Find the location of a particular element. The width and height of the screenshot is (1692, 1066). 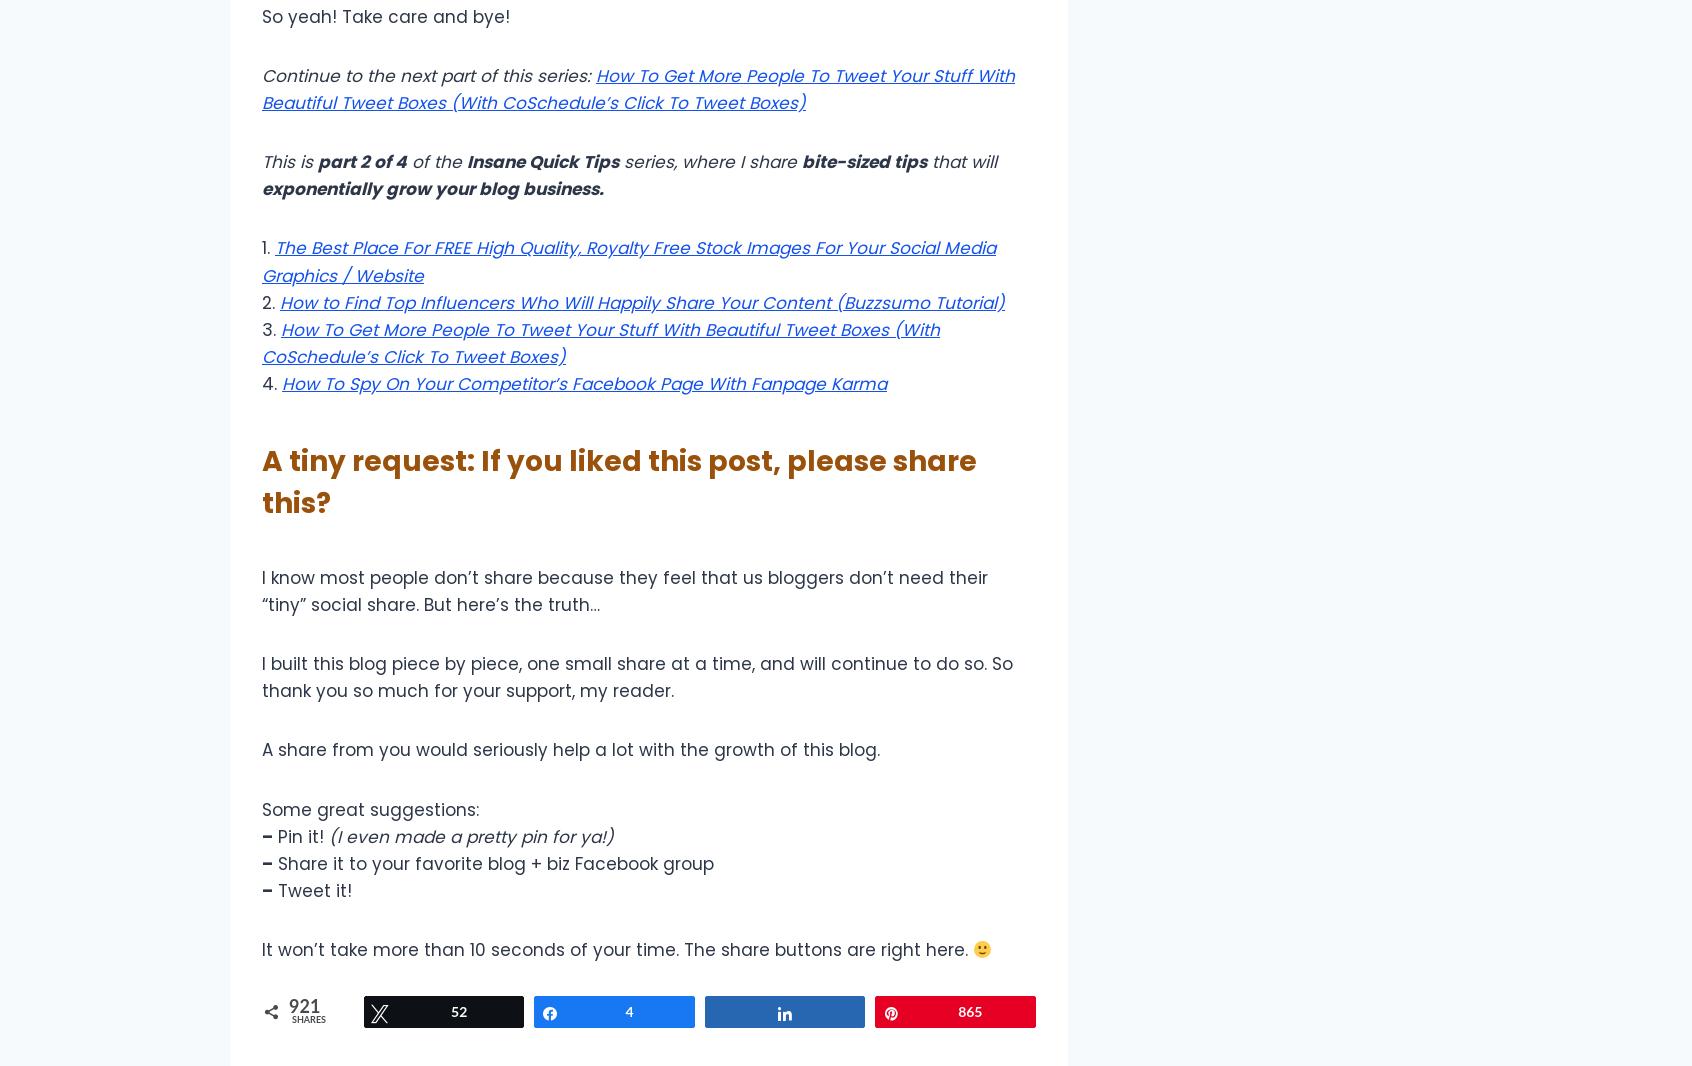

'that will' is located at coordinates (962, 161).